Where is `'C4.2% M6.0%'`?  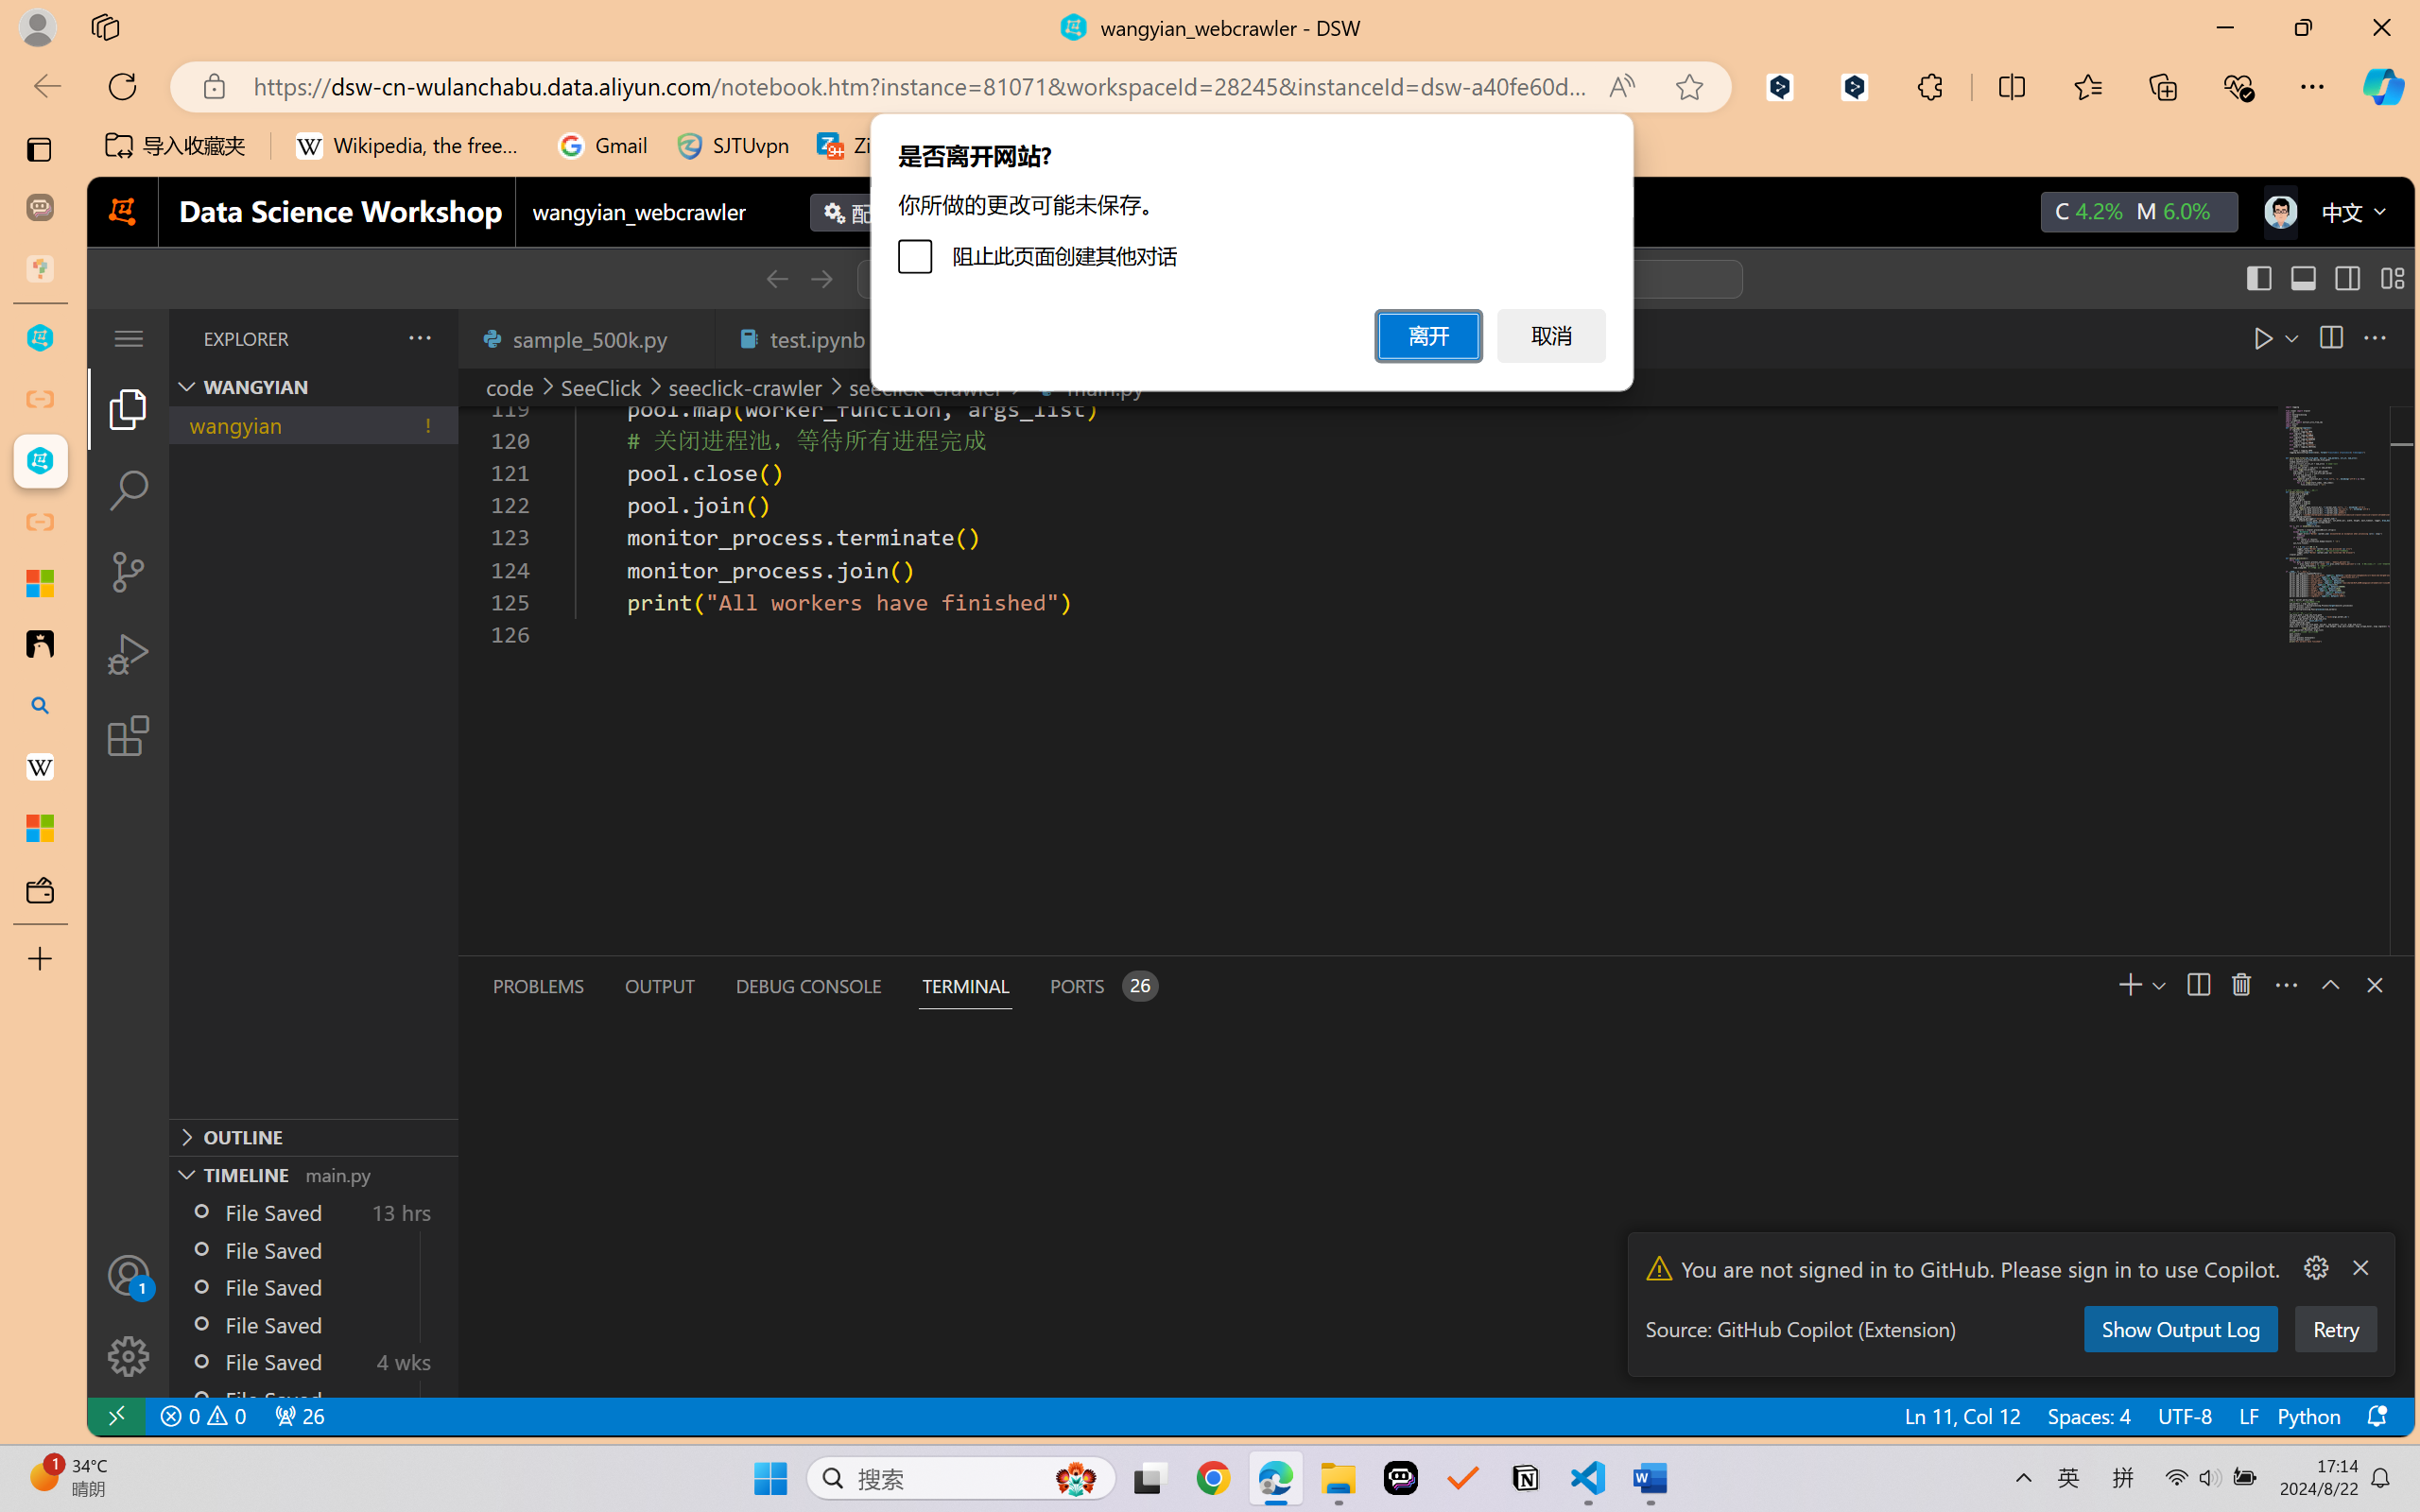
'C4.2% M6.0%' is located at coordinates (2138, 211).